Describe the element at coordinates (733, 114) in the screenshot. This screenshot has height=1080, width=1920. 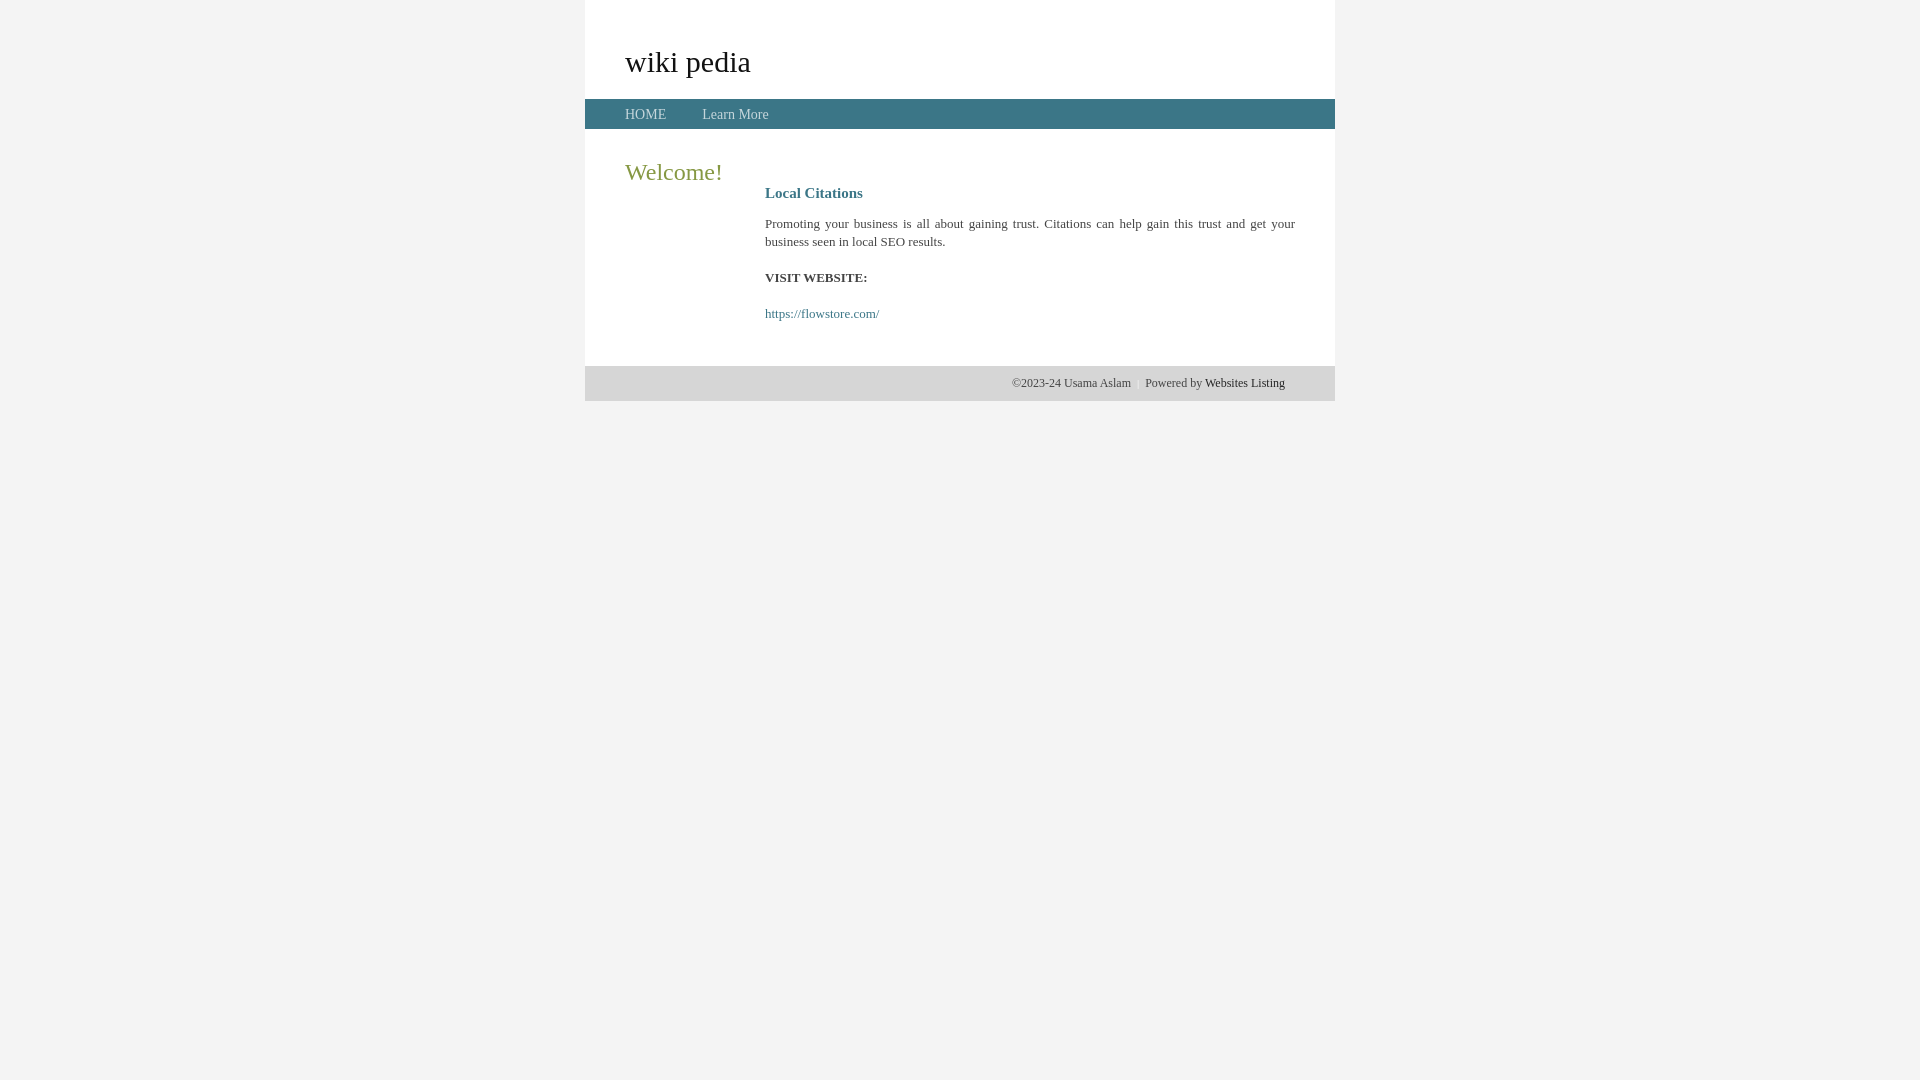
I see `'Learn More'` at that location.